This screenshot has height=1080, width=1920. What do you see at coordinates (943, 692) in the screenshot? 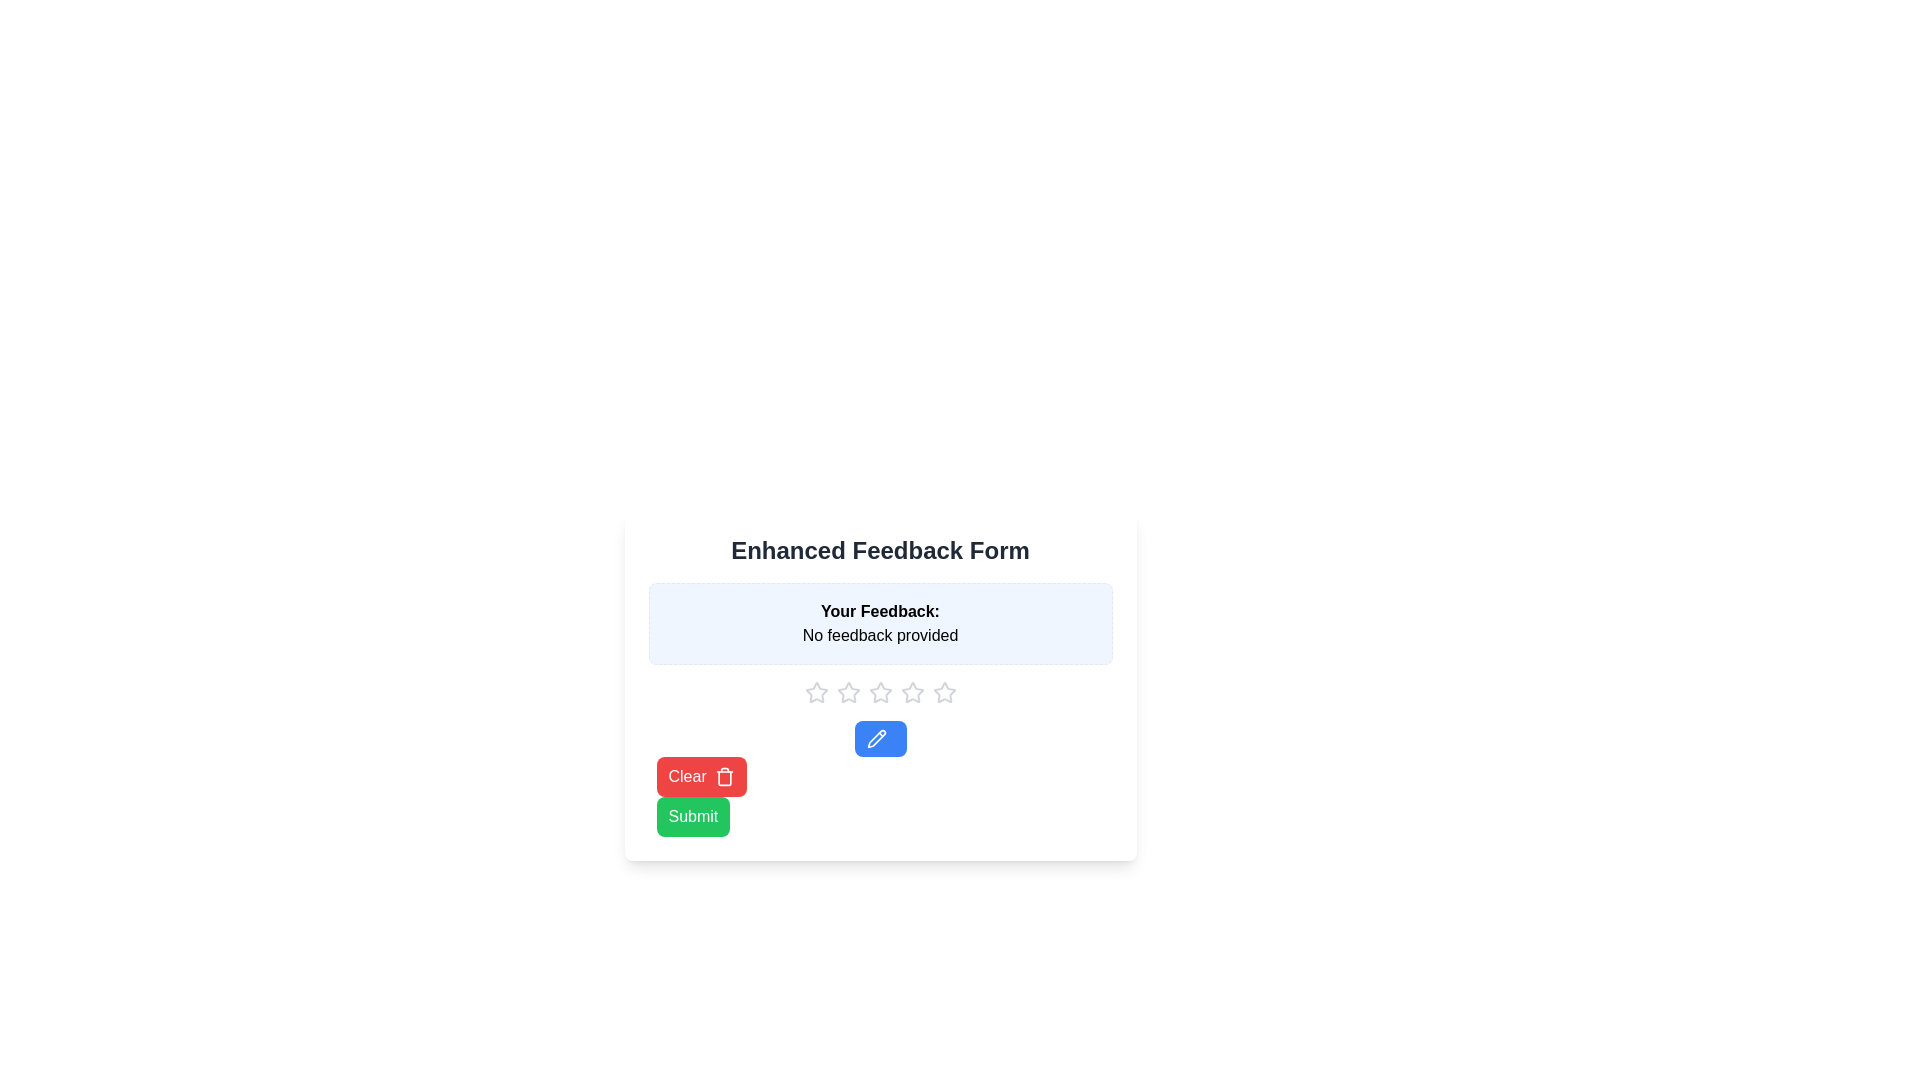
I see `the fifth star icon with a hollow center and gray outline, located in the center region below the 'Your Feedback:' text area` at bounding box center [943, 692].